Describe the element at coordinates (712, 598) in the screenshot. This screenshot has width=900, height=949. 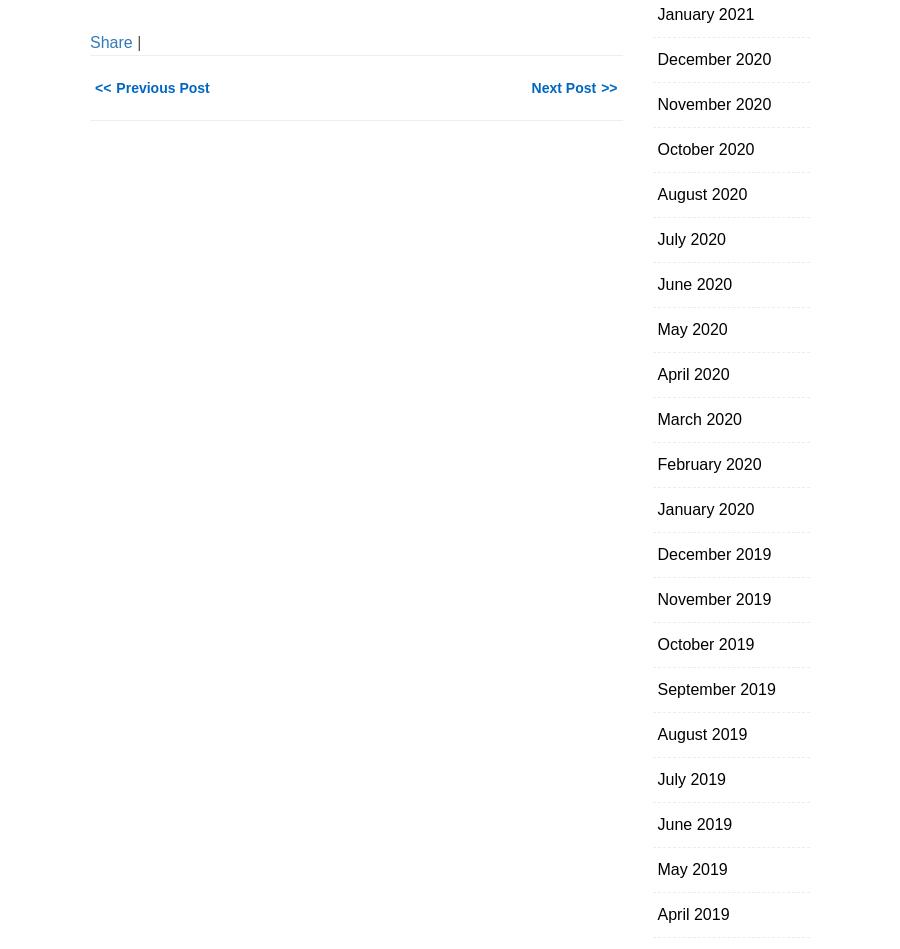
I see `'November 2019'` at that location.